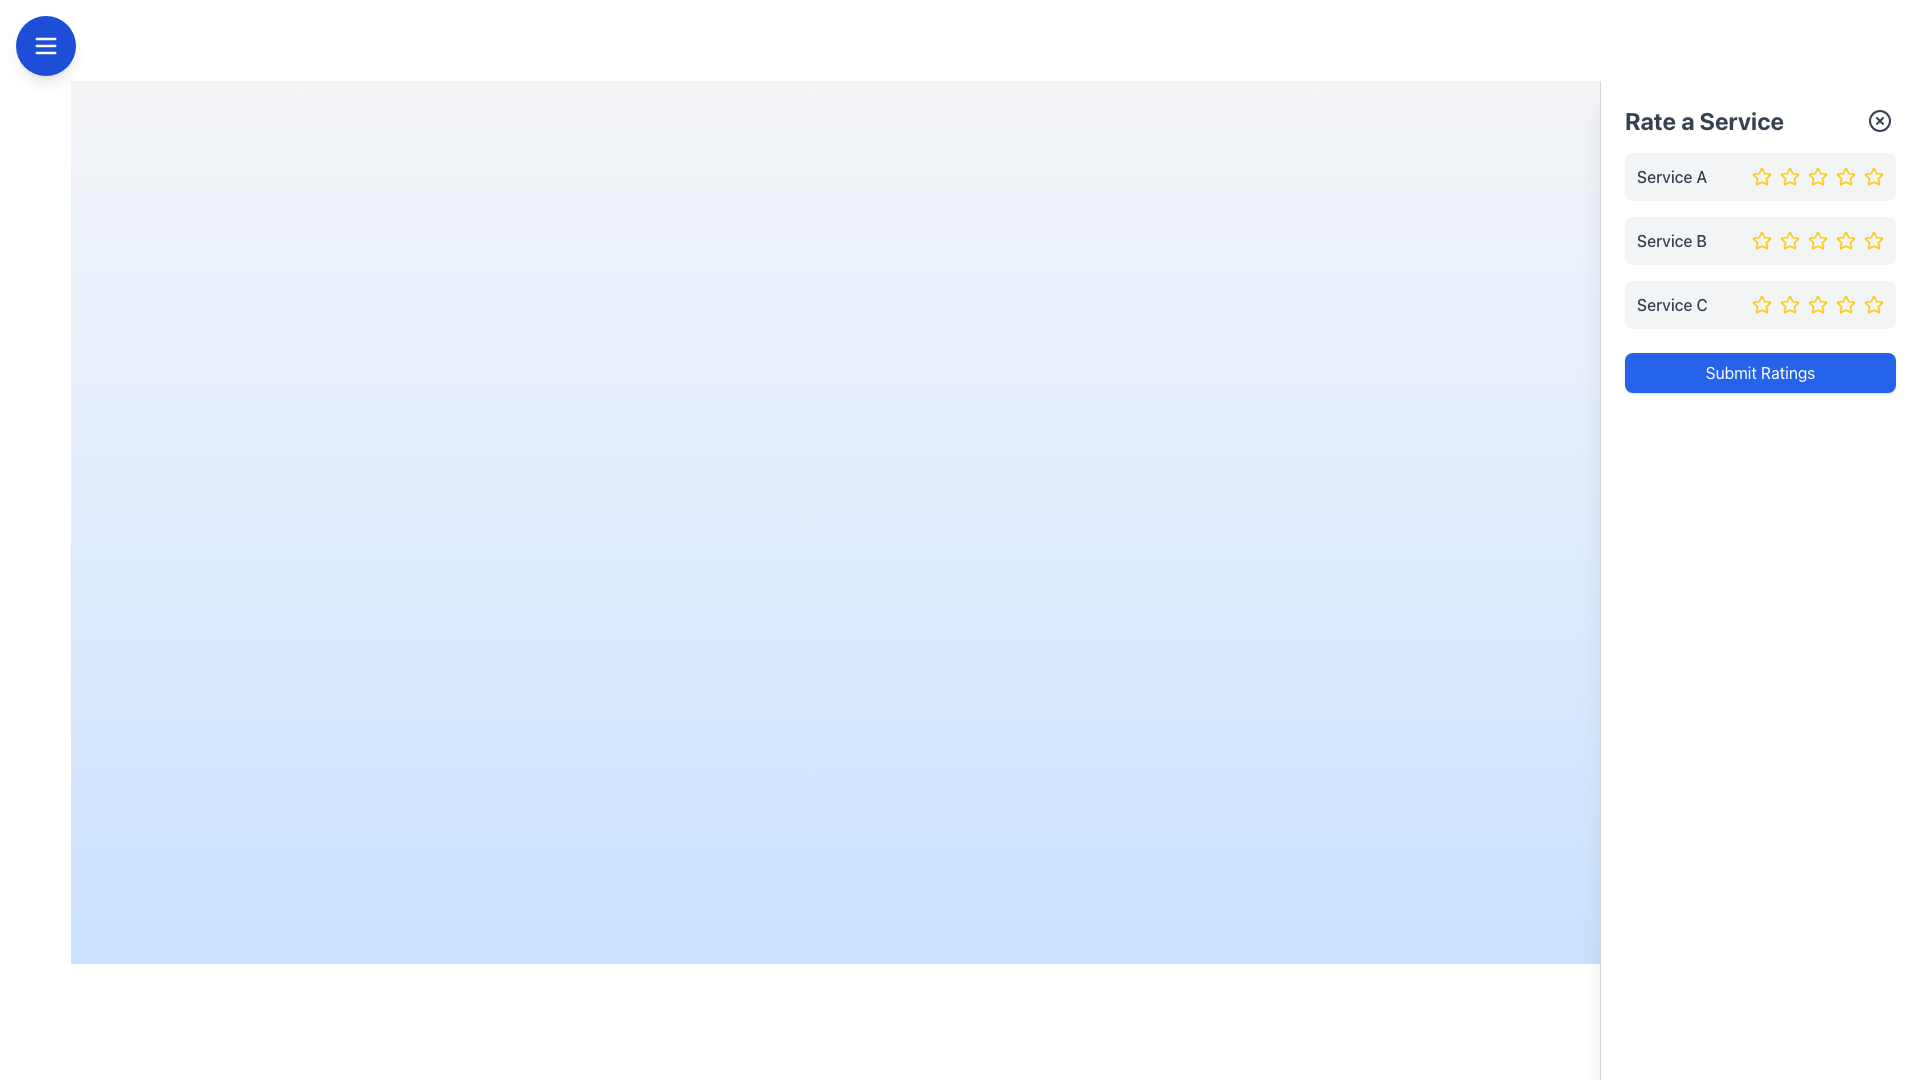 The image size is (1920, 1080). Describe the element at coordinates (1790, 239) in the screenshot. I see `the second star icon in the rating line for 'Service B' located in the 'Rate a Service' section` at that location.